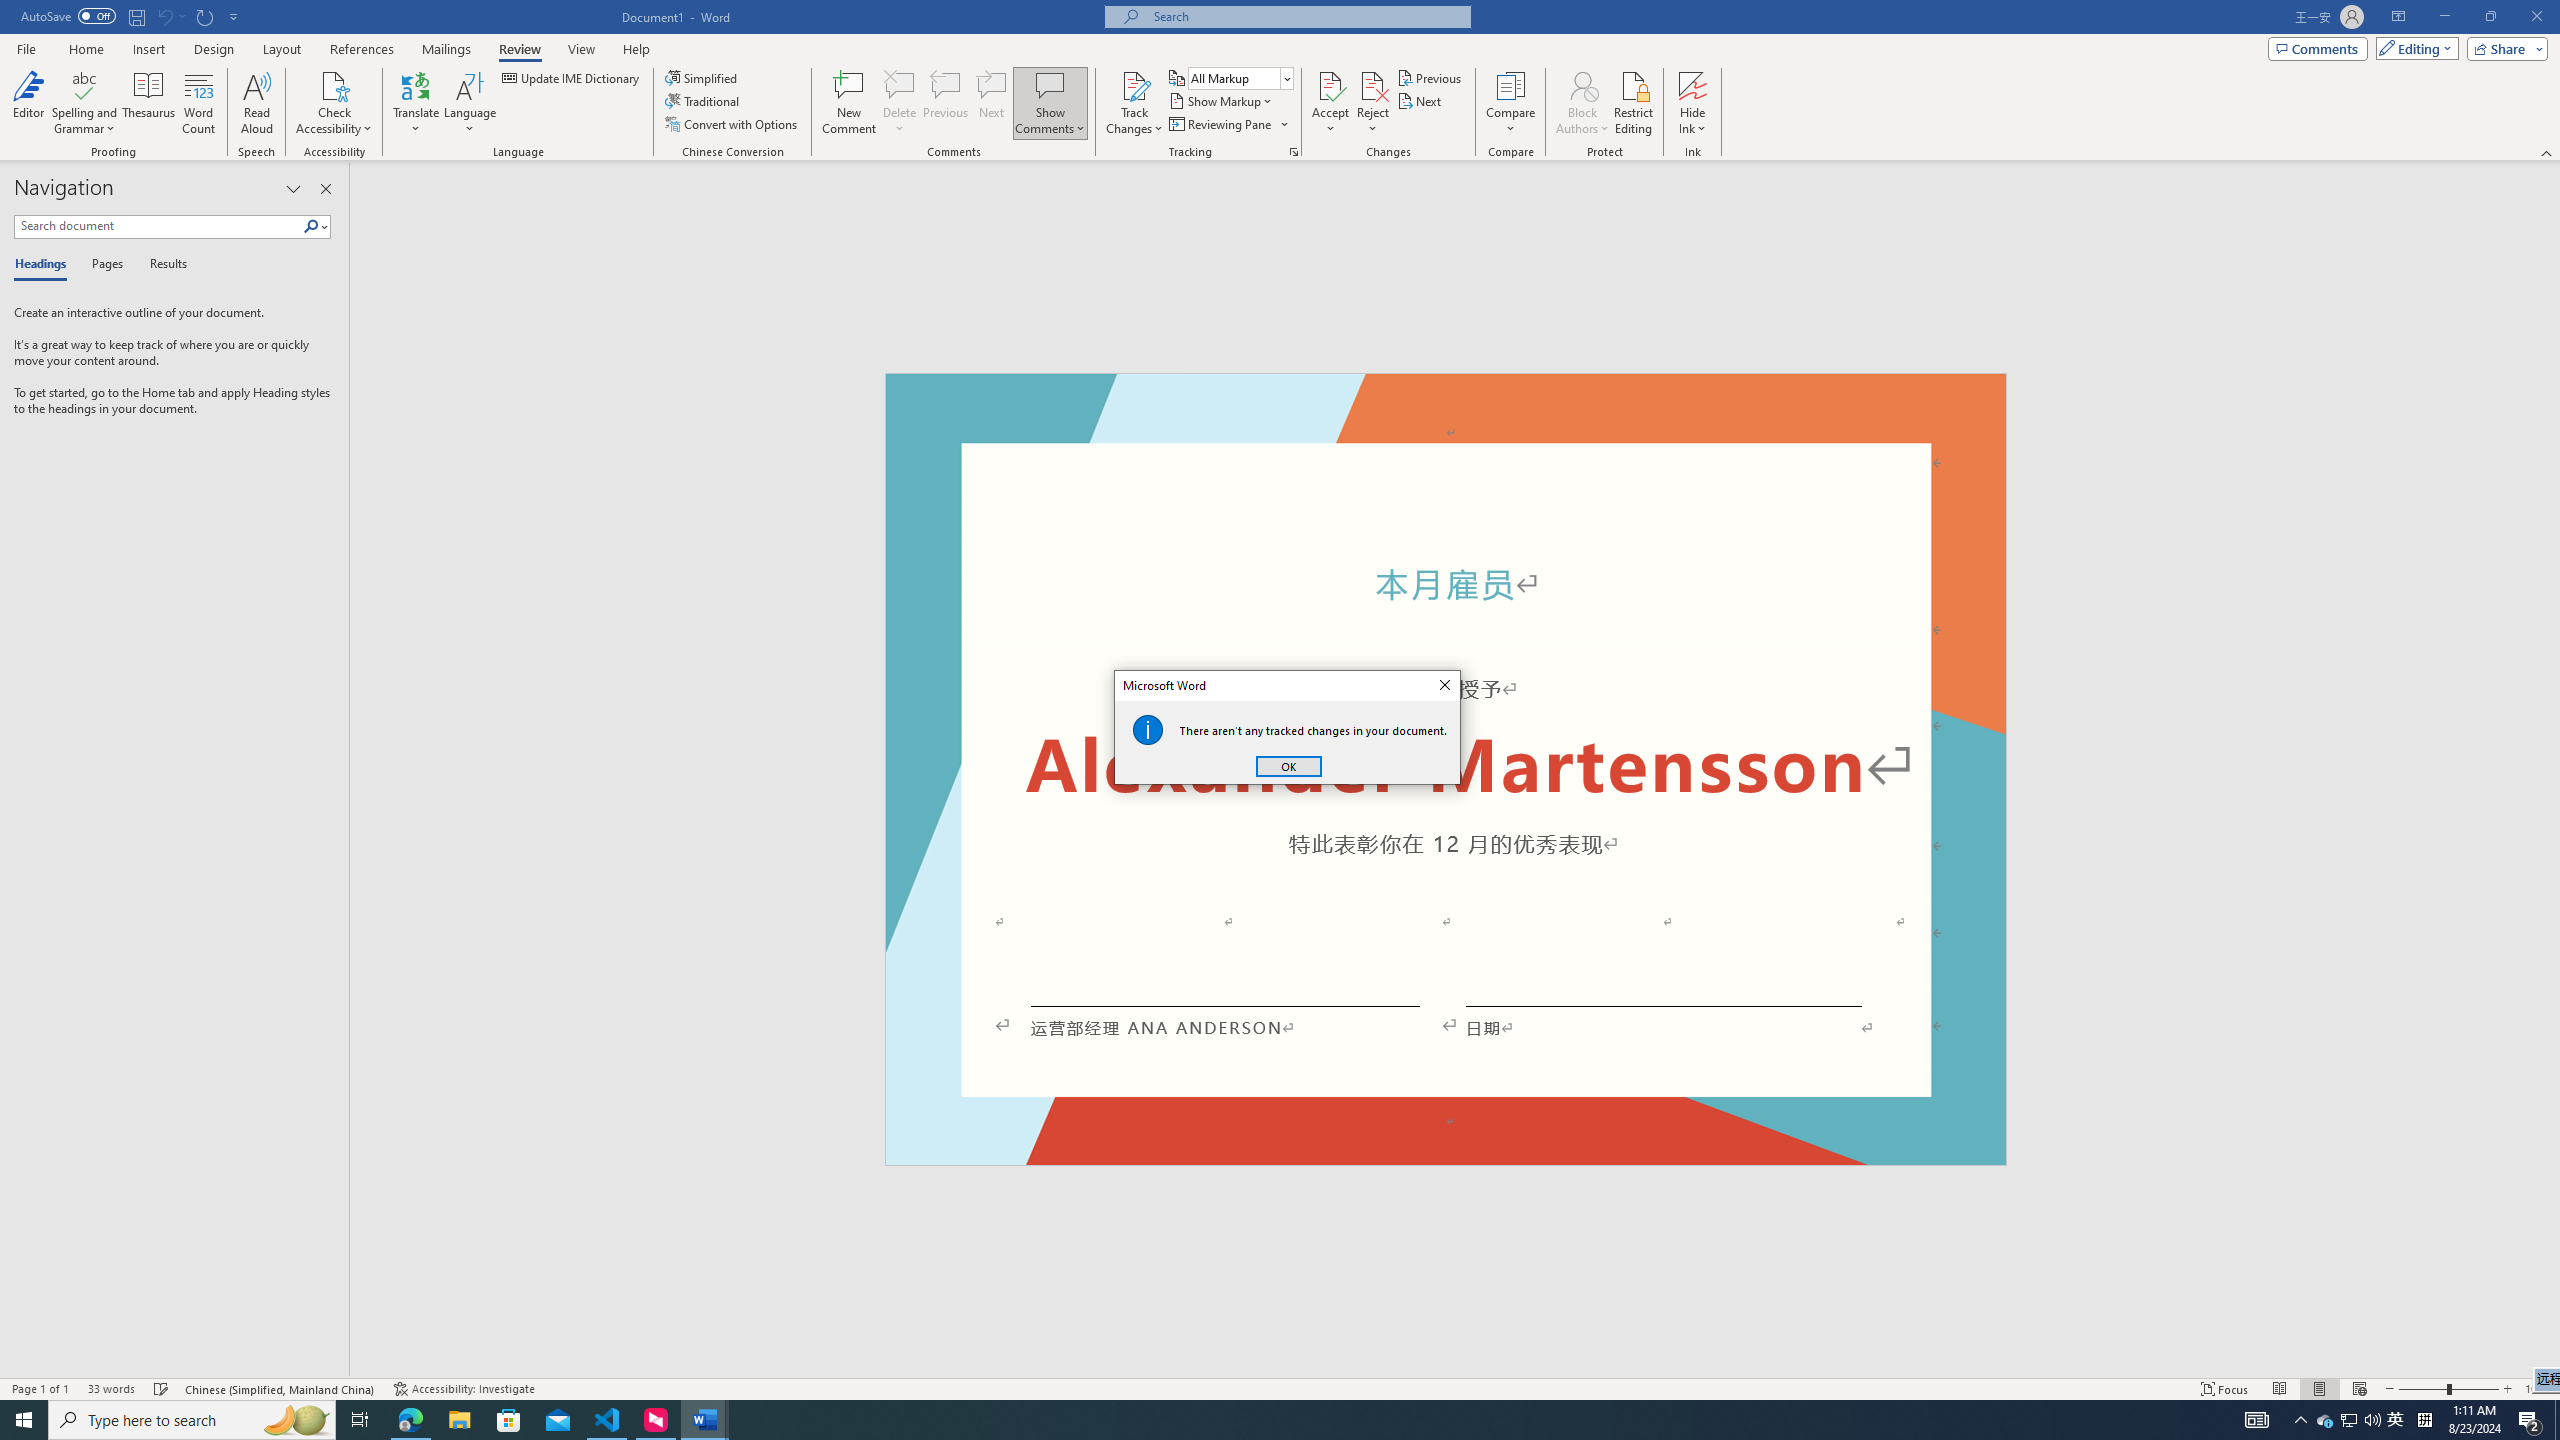 The height and width of the screenshot is (1440, 2560). What do you see at coordinates (293, 188) in the screenshot?
I see `'Task Pane Options'` at bounding box center [293, 188].